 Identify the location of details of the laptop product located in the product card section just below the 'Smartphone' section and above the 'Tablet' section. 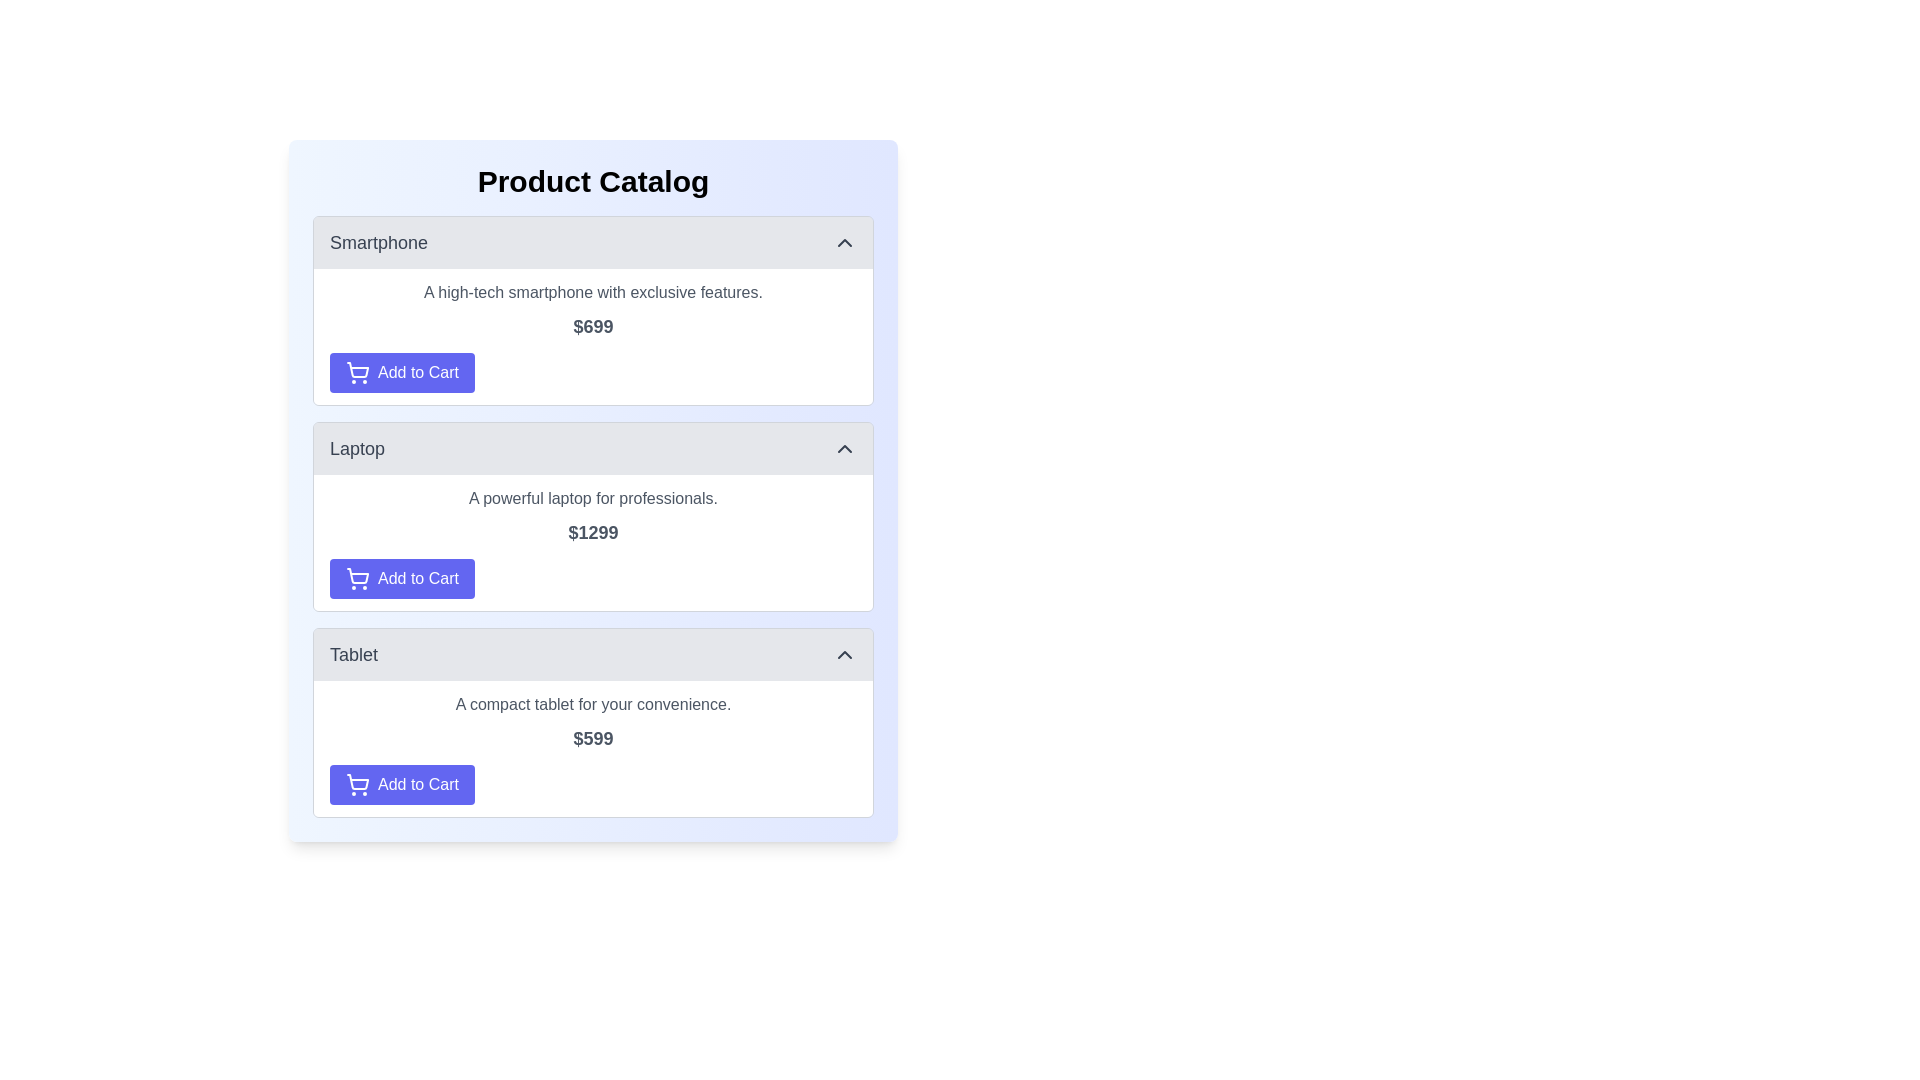
(592, 543).